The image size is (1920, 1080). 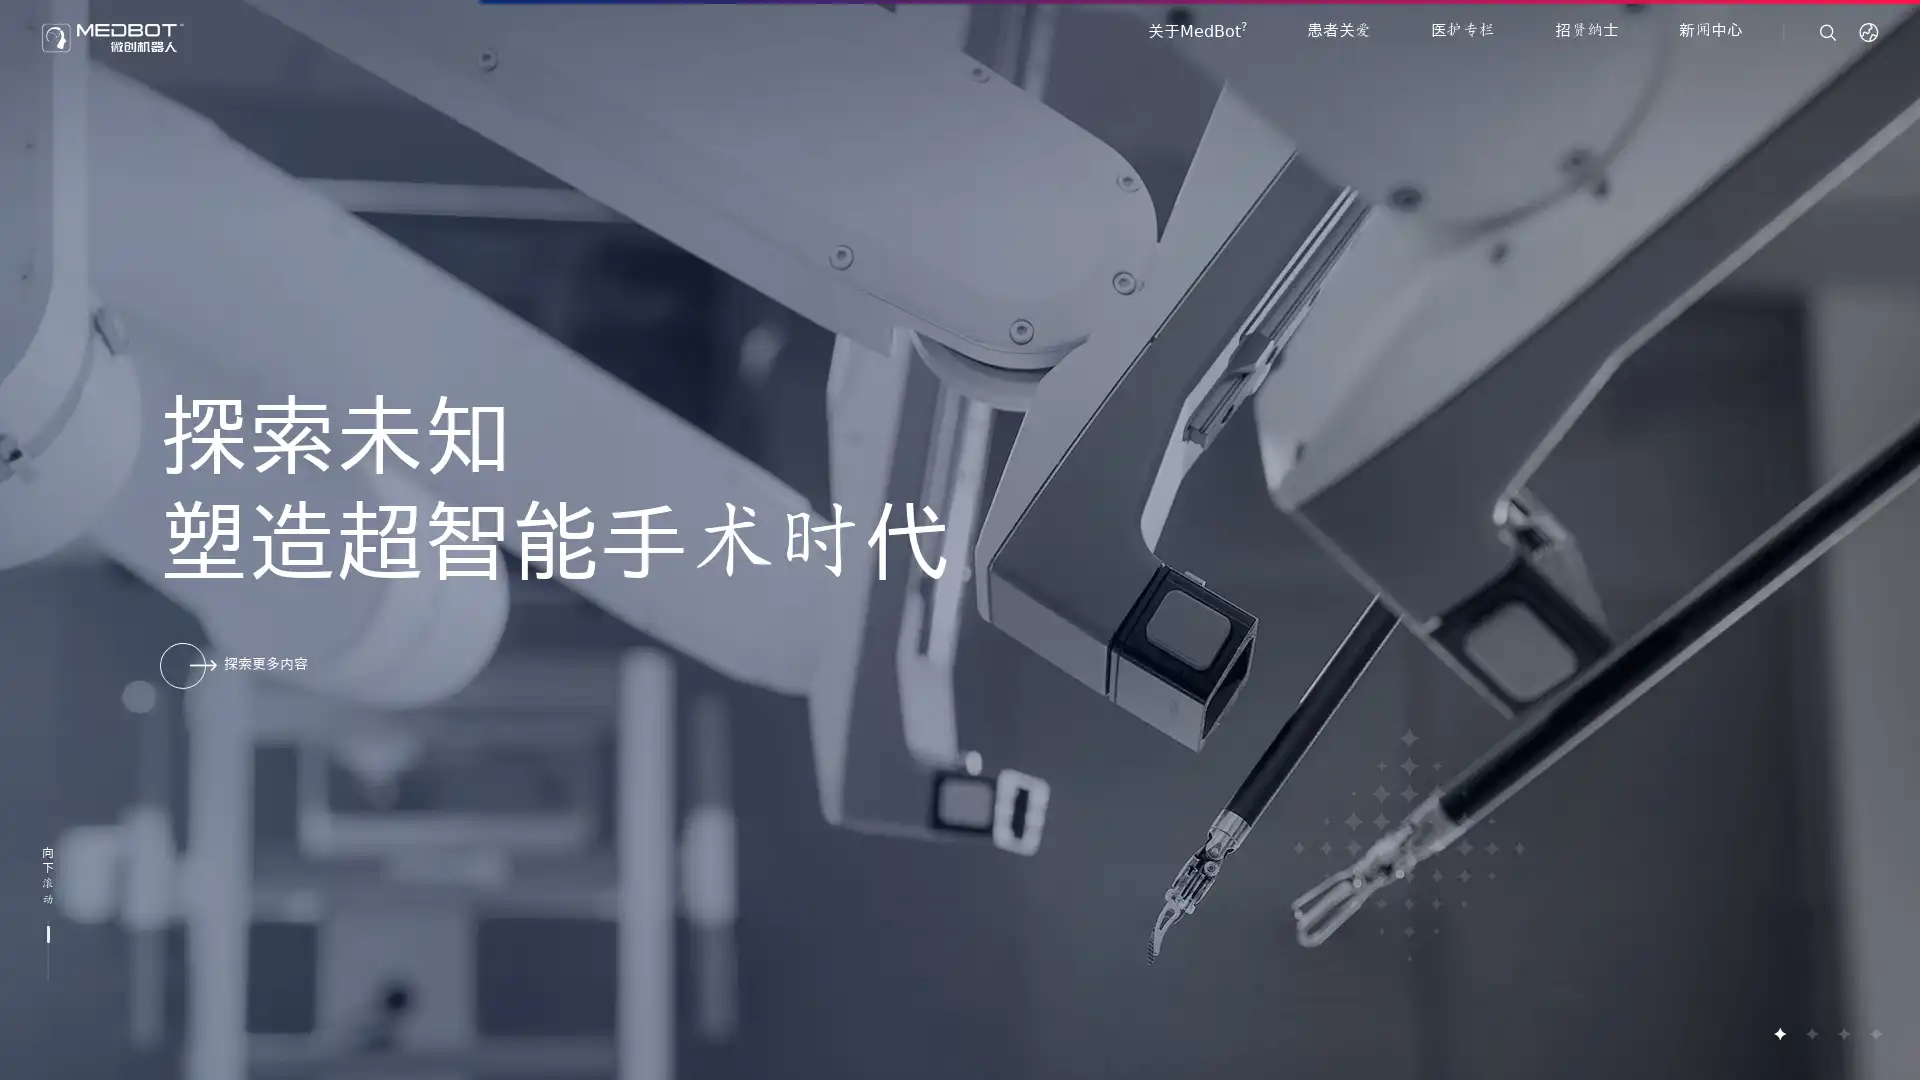 I want to click on Go to slide 2, so click(x=1810, y=1033).